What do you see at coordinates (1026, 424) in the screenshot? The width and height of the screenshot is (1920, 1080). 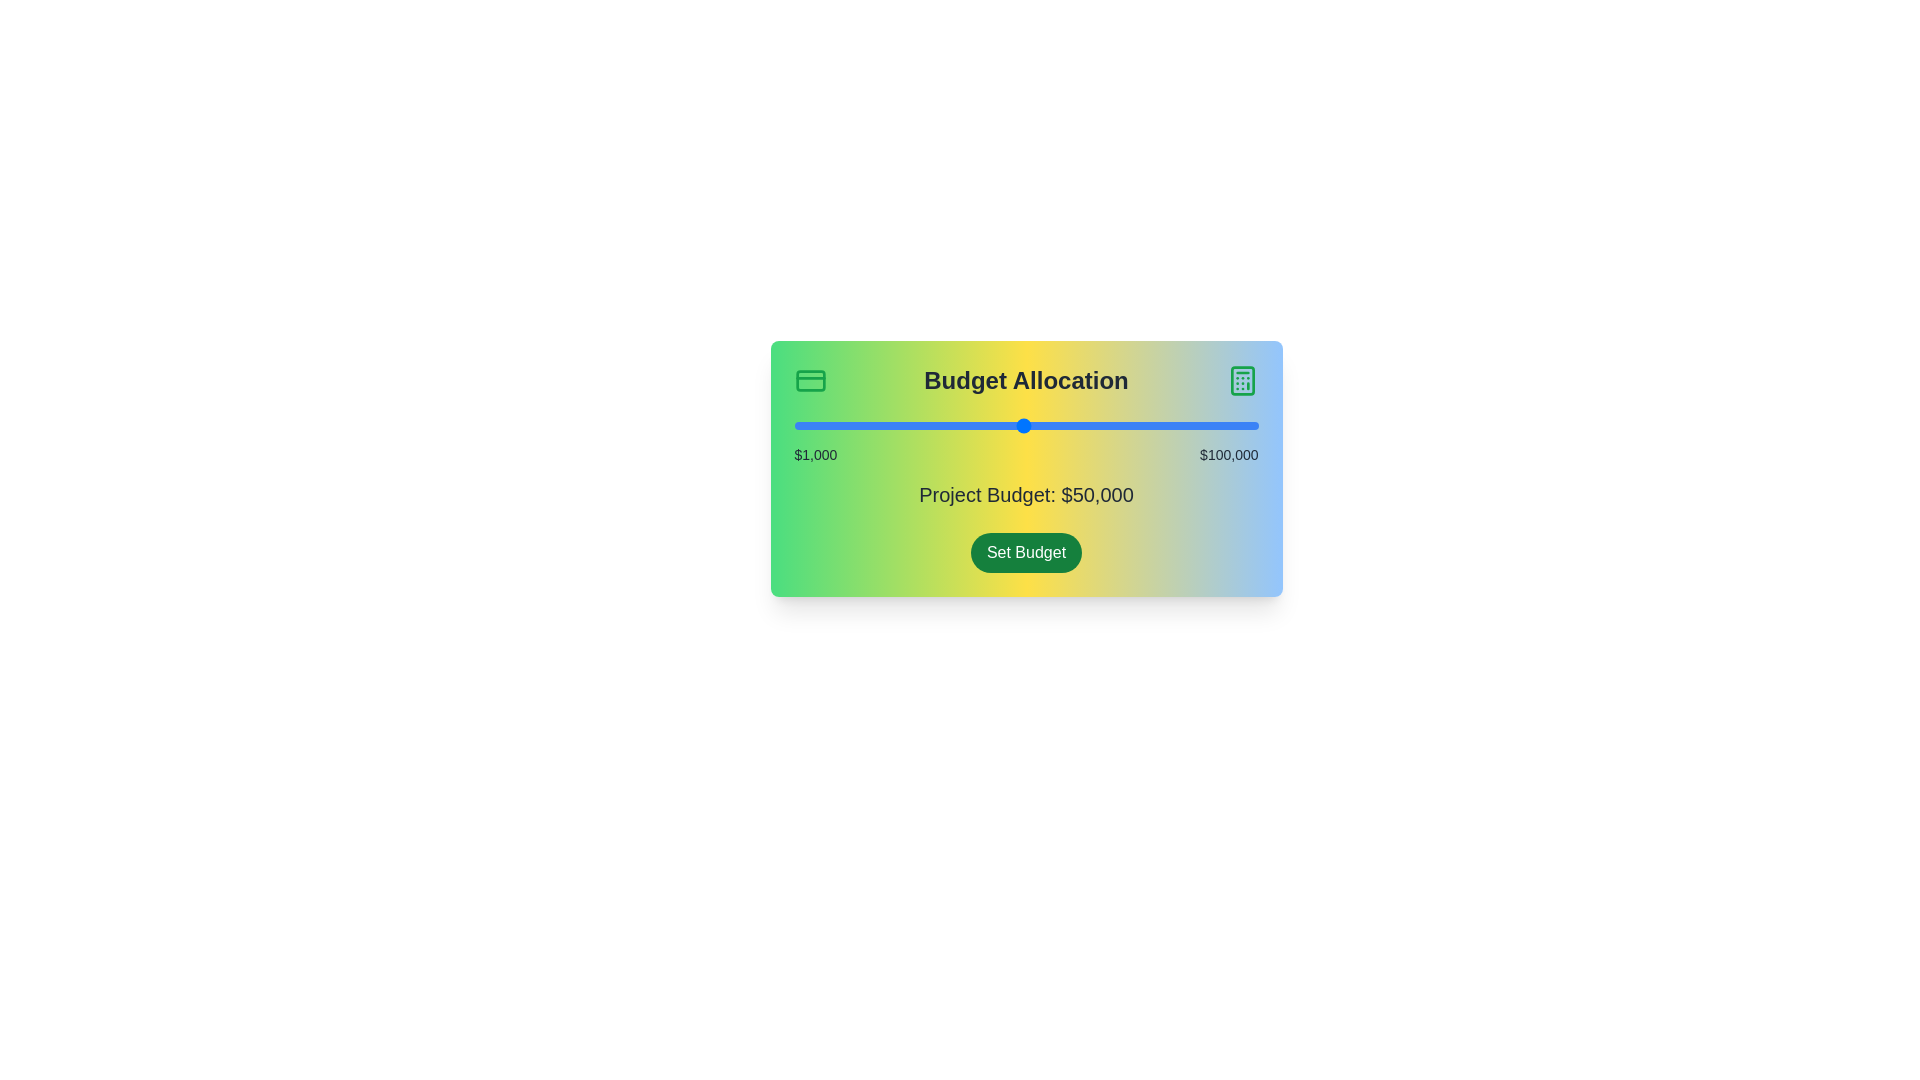 I see `the slider to view interactive feedback` at bounding box center [1026, 424].